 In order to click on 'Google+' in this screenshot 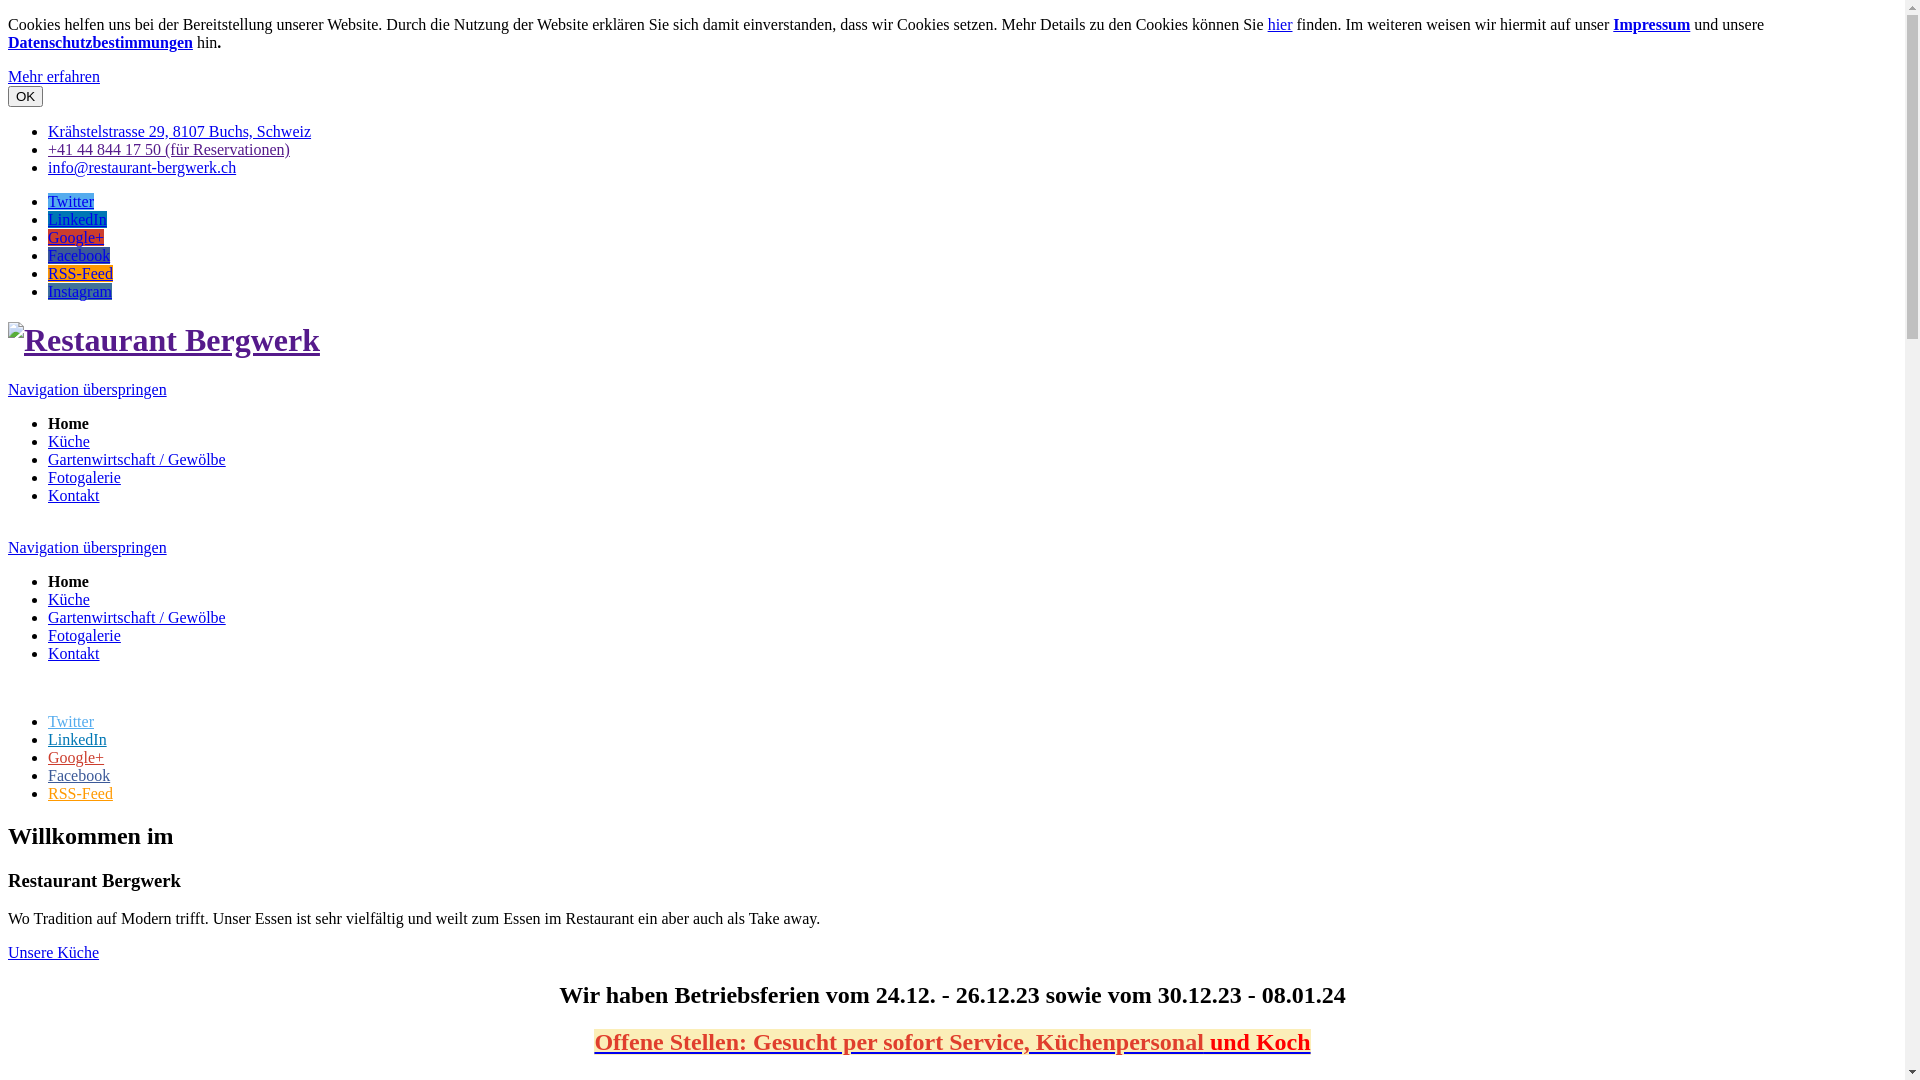, I will do `click(76, 236)`.